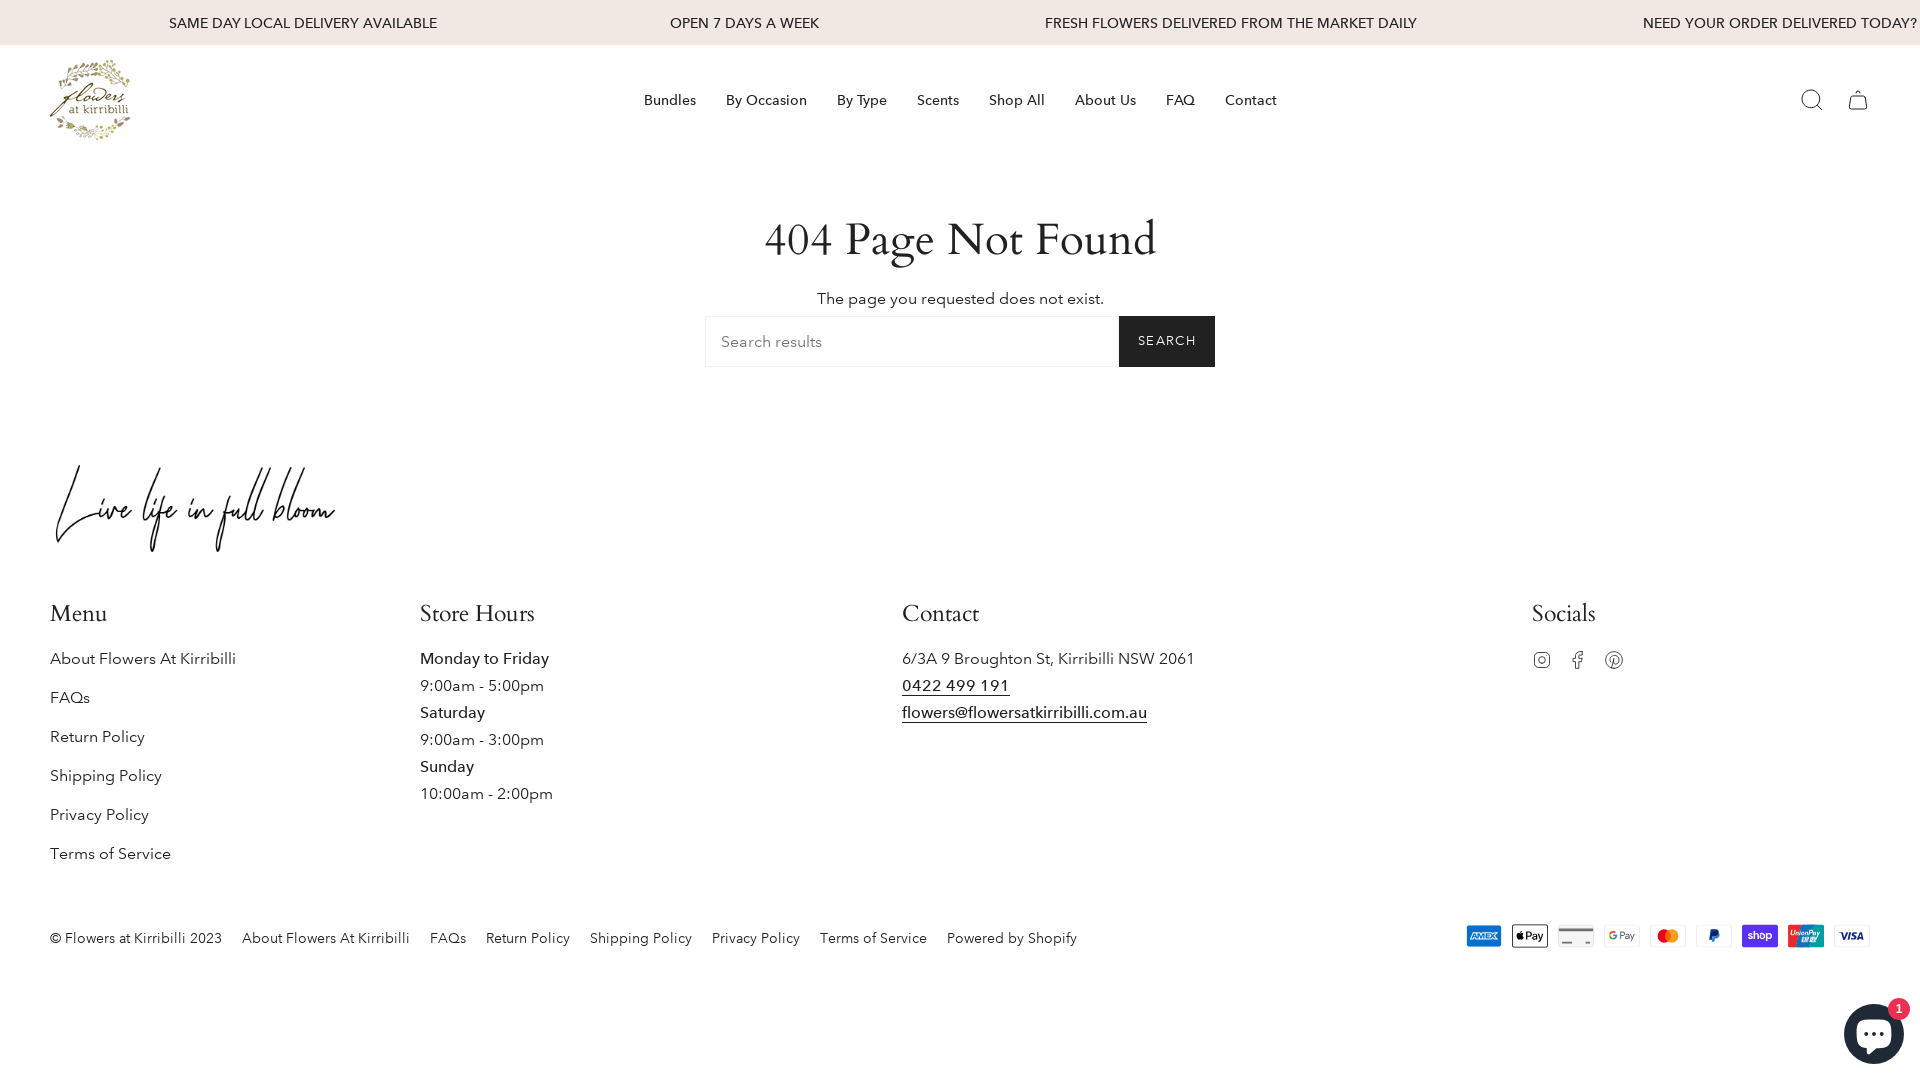 This screenshot has height=1080, width=1920. I want to click on 'Scents', so click(936, 100).